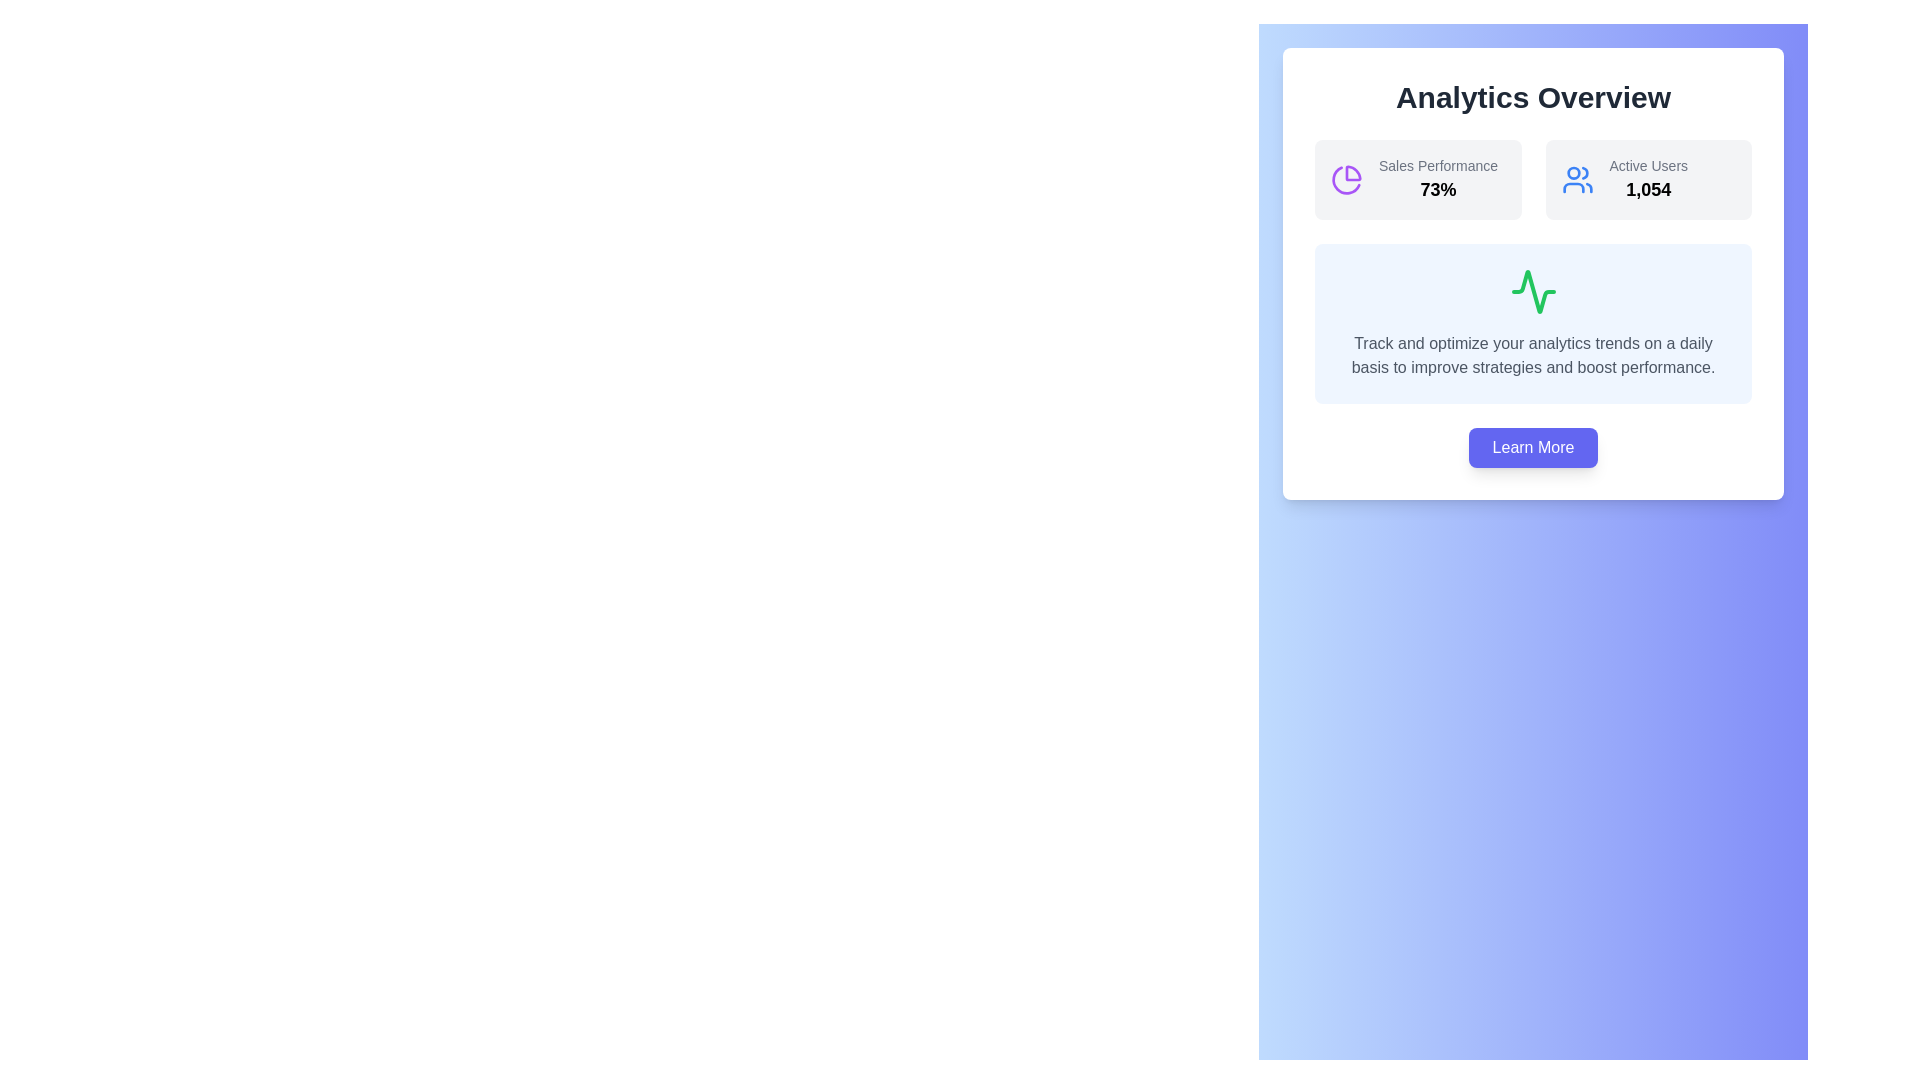  What do you see at coordinates (1437, 189) in the screenshot?
I see `the non-interactive Text label that displays the sales performance percentage (73%) located to the right of the 'Sales Performance' label in the 'Analytics Overview' panel` at bounding box center [1437, 189].